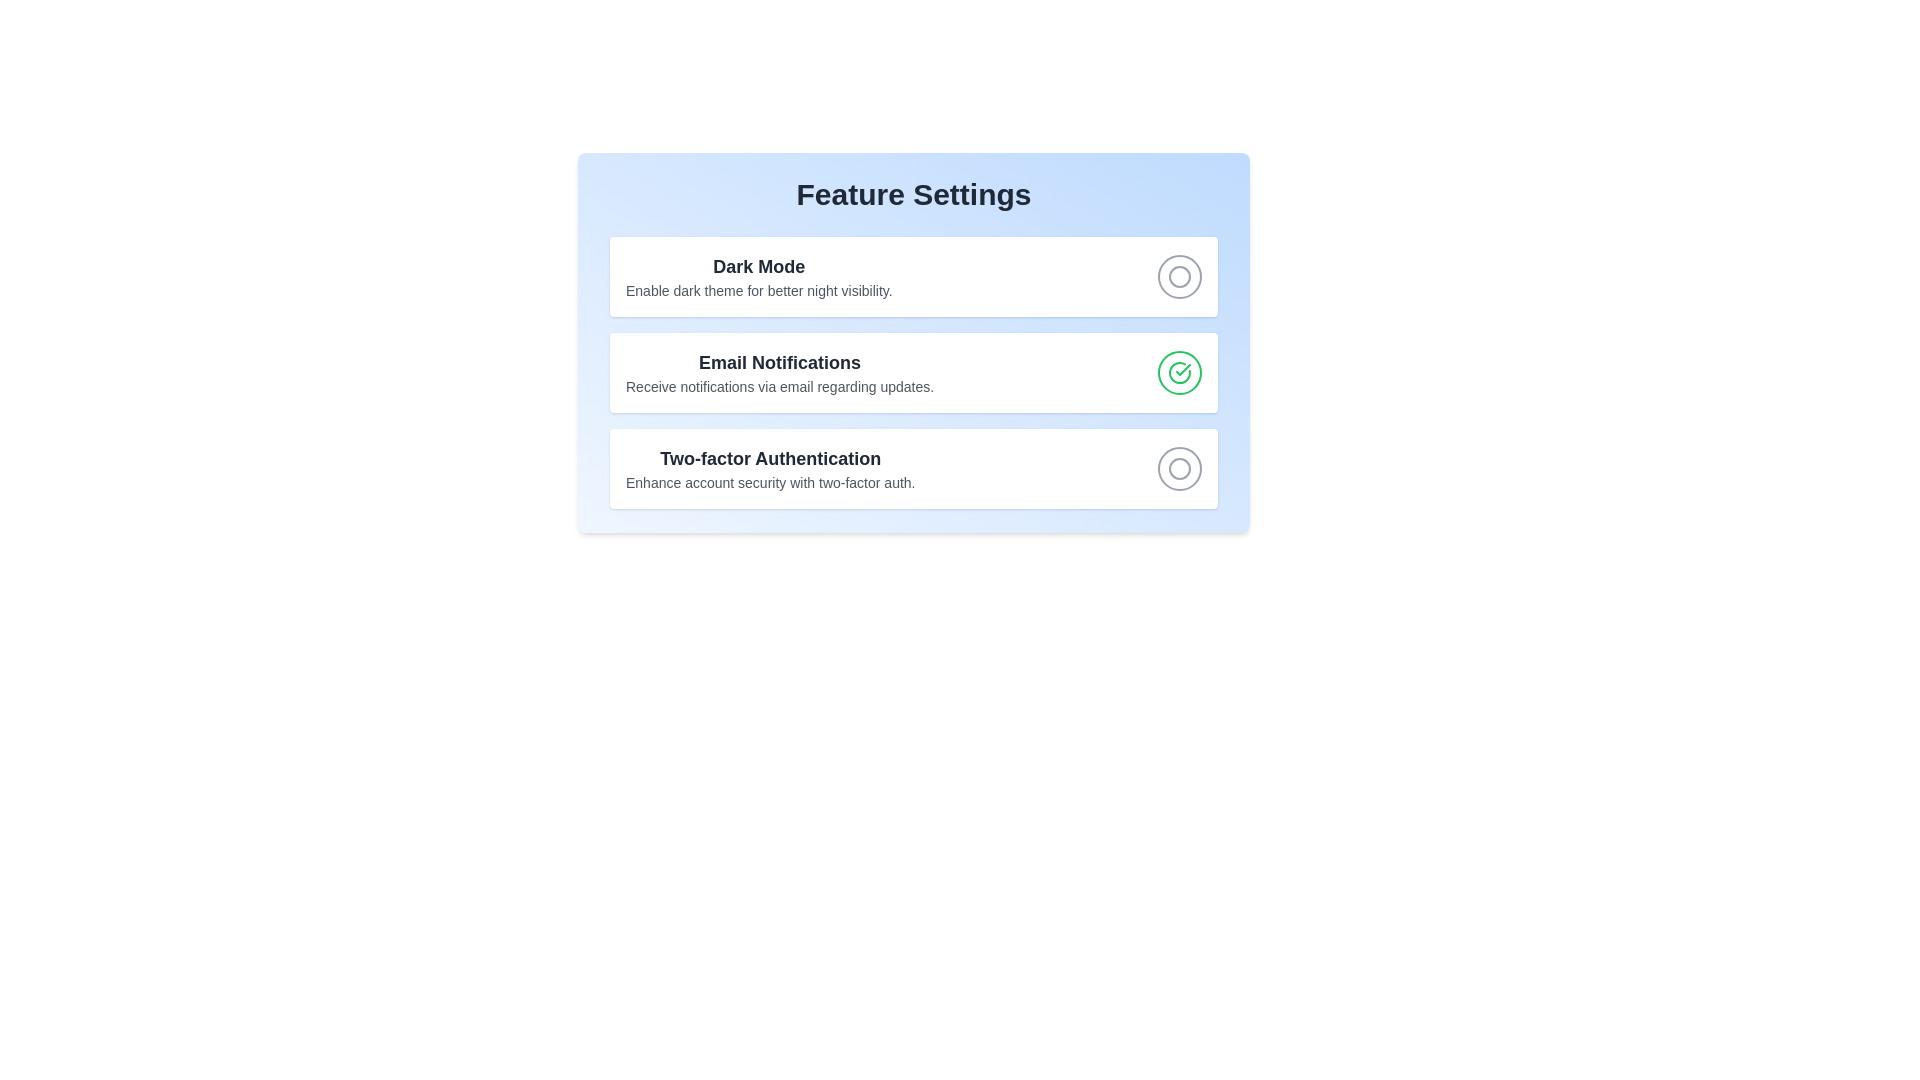 This screenshot has width=1920, height=1080. What do you see at coordinates (1180, 469) in the screenshot?
I see `the circular graphical SVG element that serves as a status or toggle indicator, located near the top-right of a 'Dark Mode' list item within an interactive group` at bounding box center [1180, 469].